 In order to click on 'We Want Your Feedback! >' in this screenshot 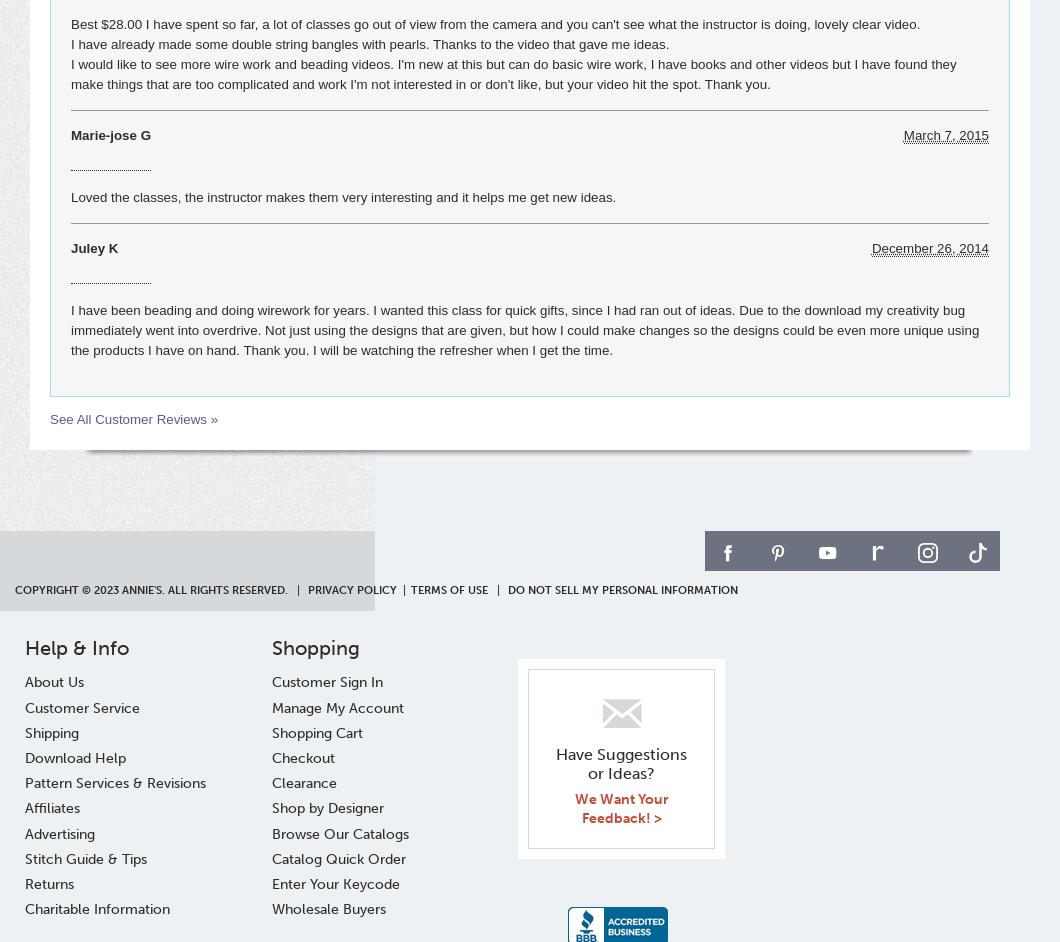, I will do `click(620, 806)`.